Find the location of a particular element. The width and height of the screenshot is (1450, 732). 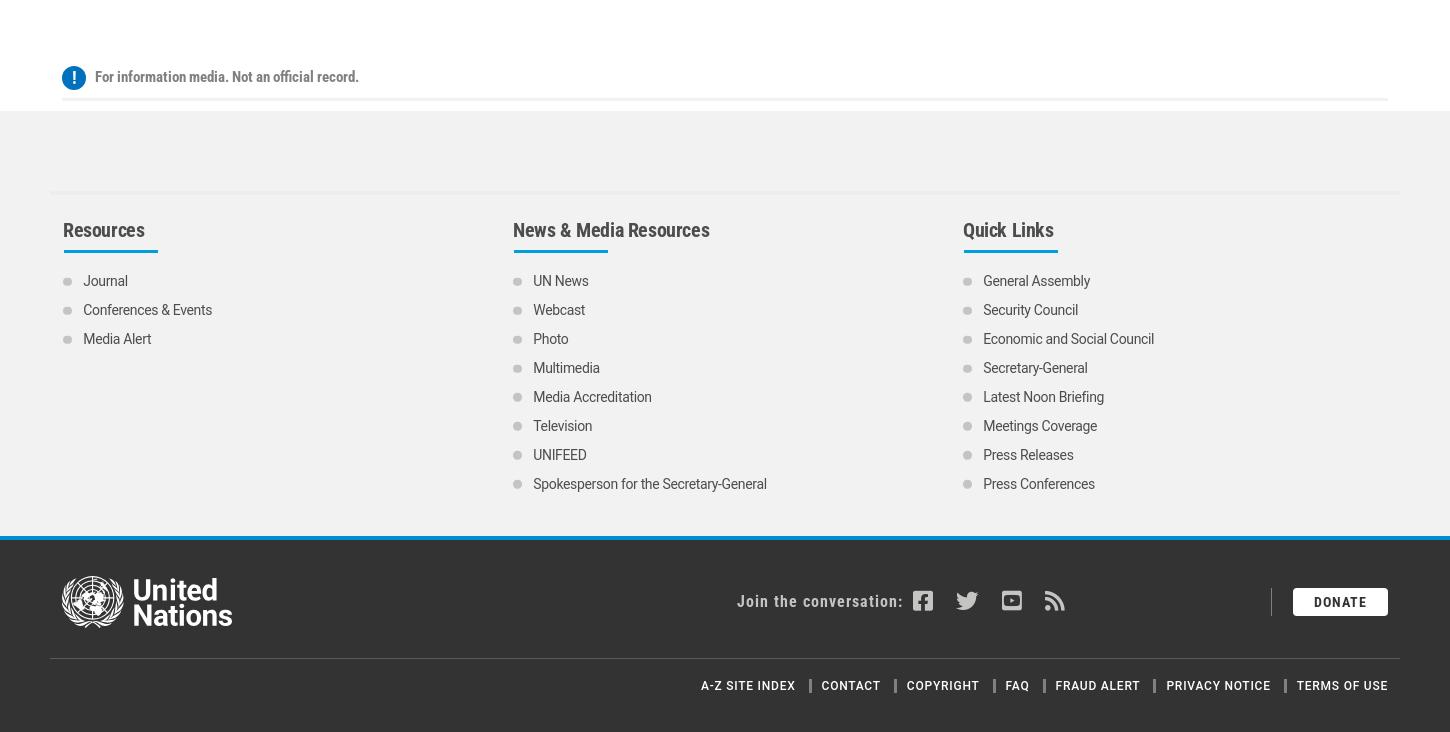

'A-Z Site Index' is located at coordinates (747, 496).